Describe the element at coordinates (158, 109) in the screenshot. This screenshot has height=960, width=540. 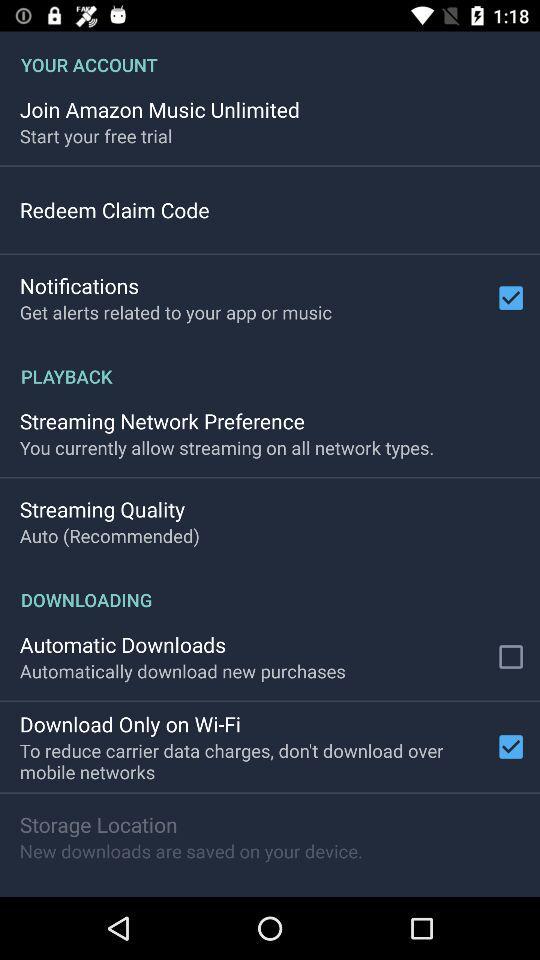
I see `the icon above the start your free icon` at that location.